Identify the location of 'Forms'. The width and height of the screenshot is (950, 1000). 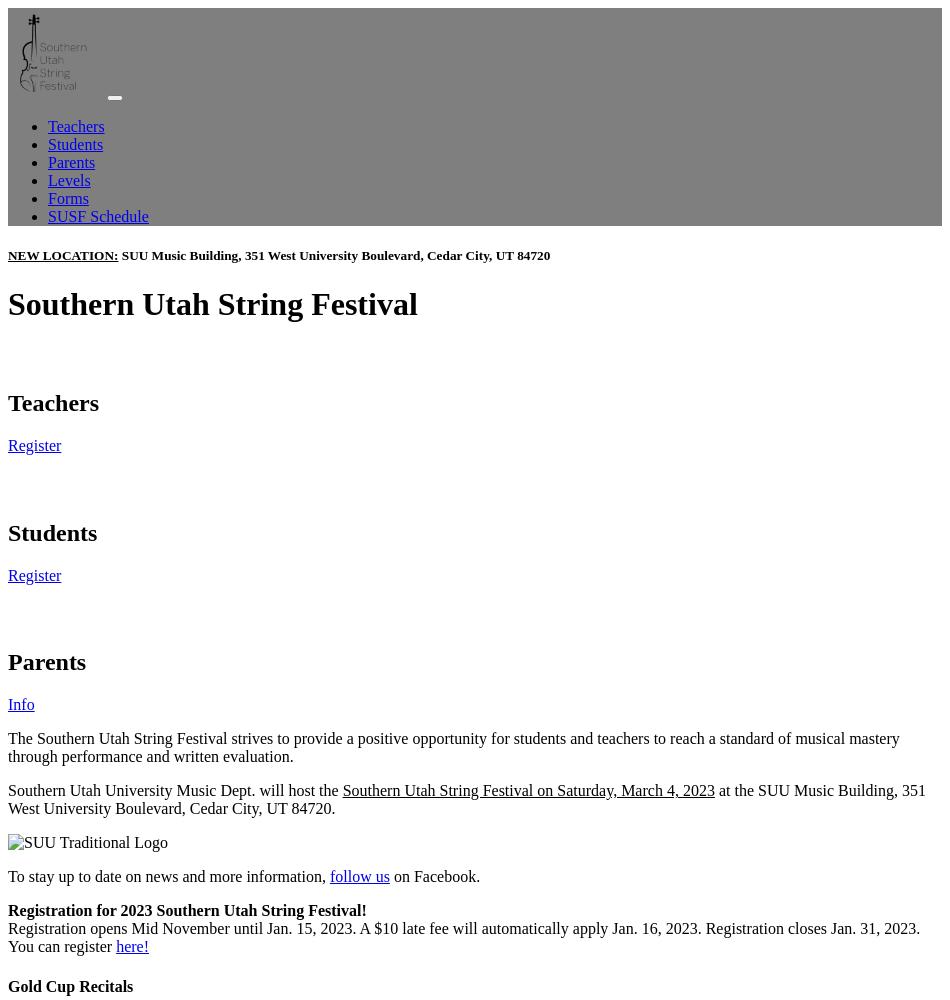
(47, 197).